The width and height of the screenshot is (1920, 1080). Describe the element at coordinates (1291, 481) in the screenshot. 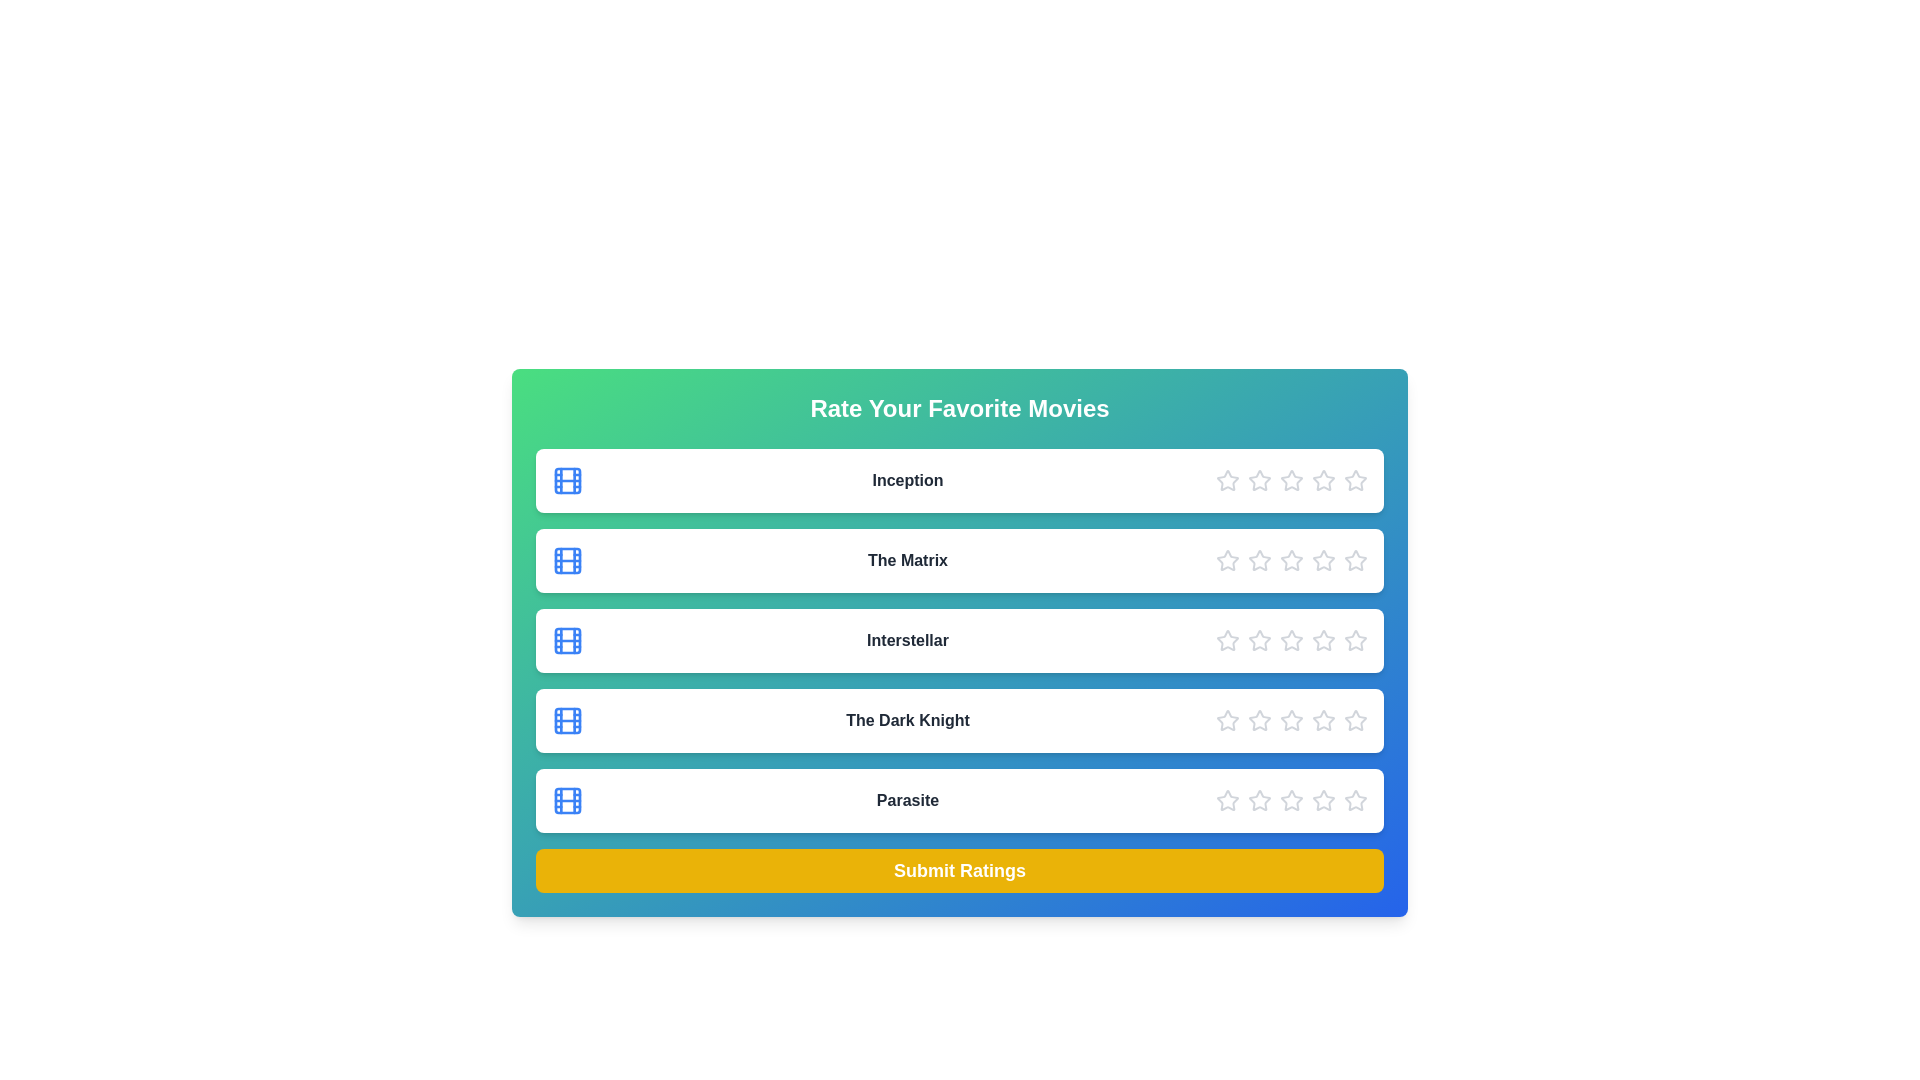

I see `the star corresponding to 3 to preview the rating` at that location.